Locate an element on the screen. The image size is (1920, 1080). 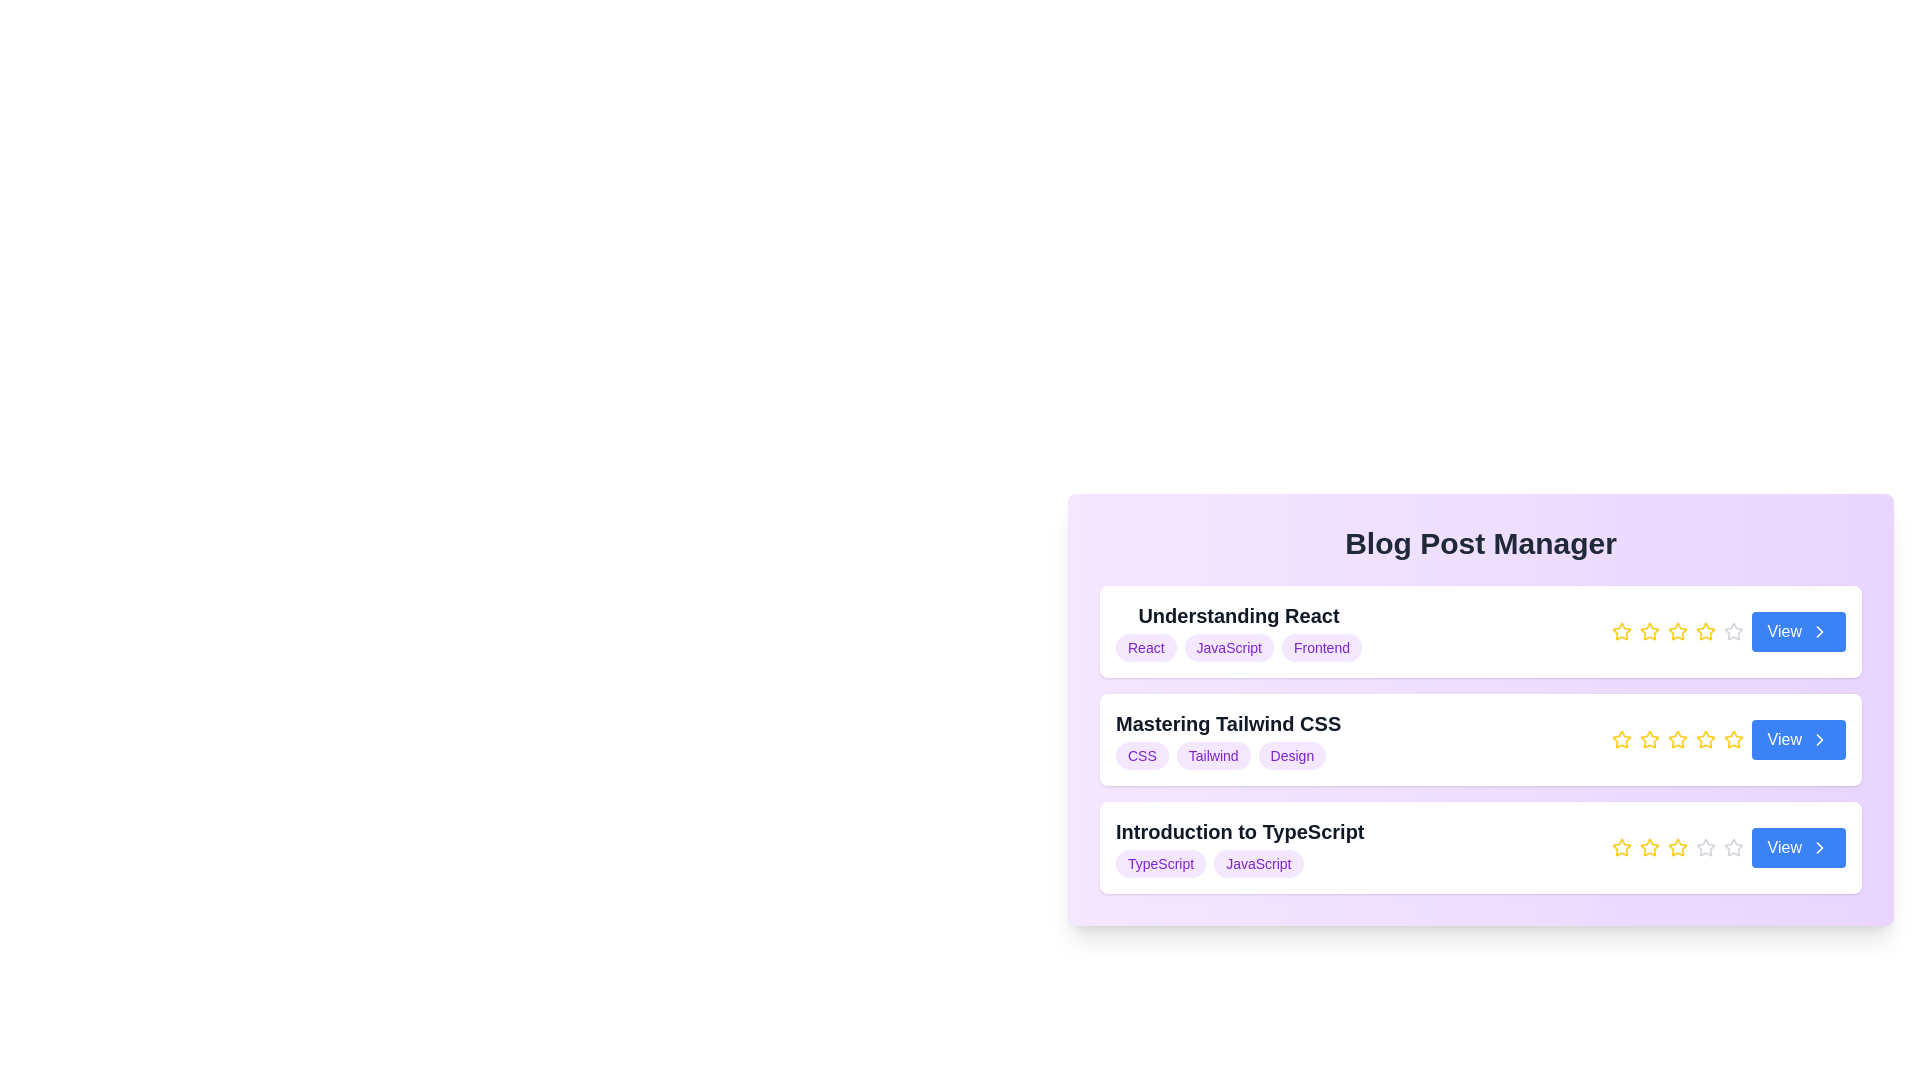
the third yellow star icon in the rating section for the 'Mastering Tailwind CSS' item in the 'Blog Post Manager' to rate it is located at coordinates (1727, 740).